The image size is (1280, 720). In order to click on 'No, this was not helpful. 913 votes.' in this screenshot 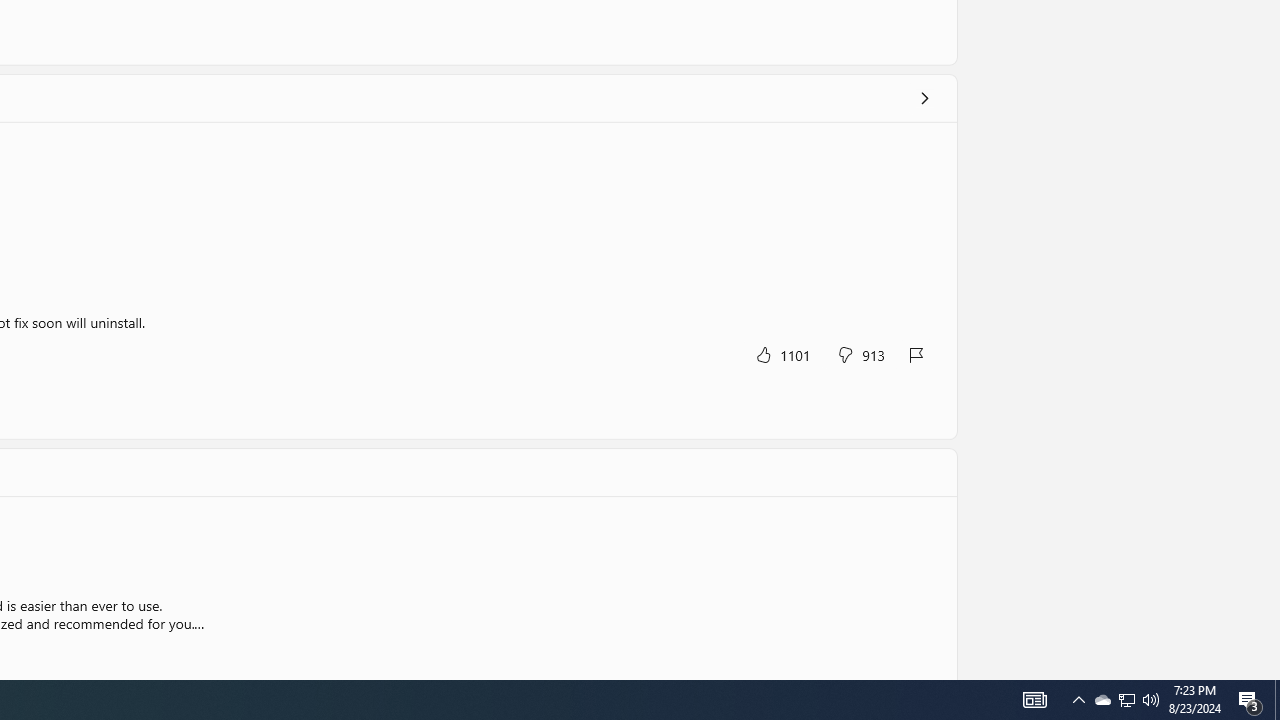, I will do `click(860, 353)`.